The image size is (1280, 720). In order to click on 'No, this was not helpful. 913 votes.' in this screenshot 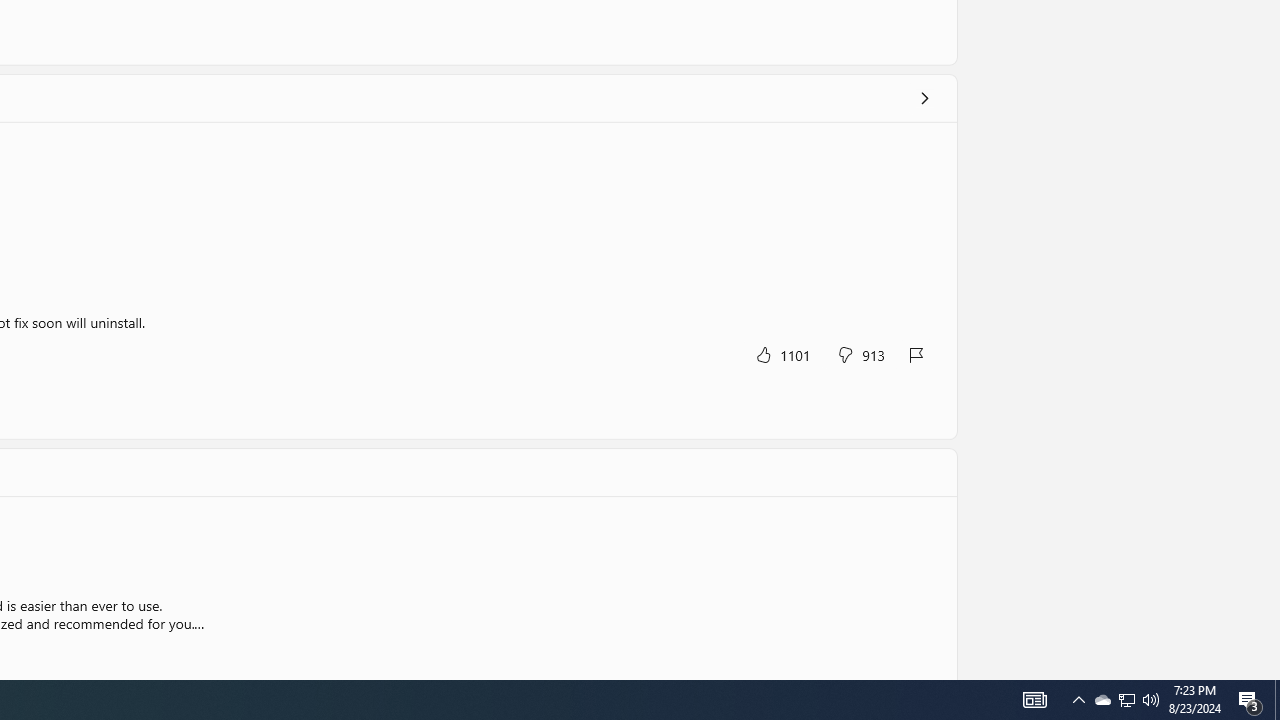, I will do `click(860, 353)`.